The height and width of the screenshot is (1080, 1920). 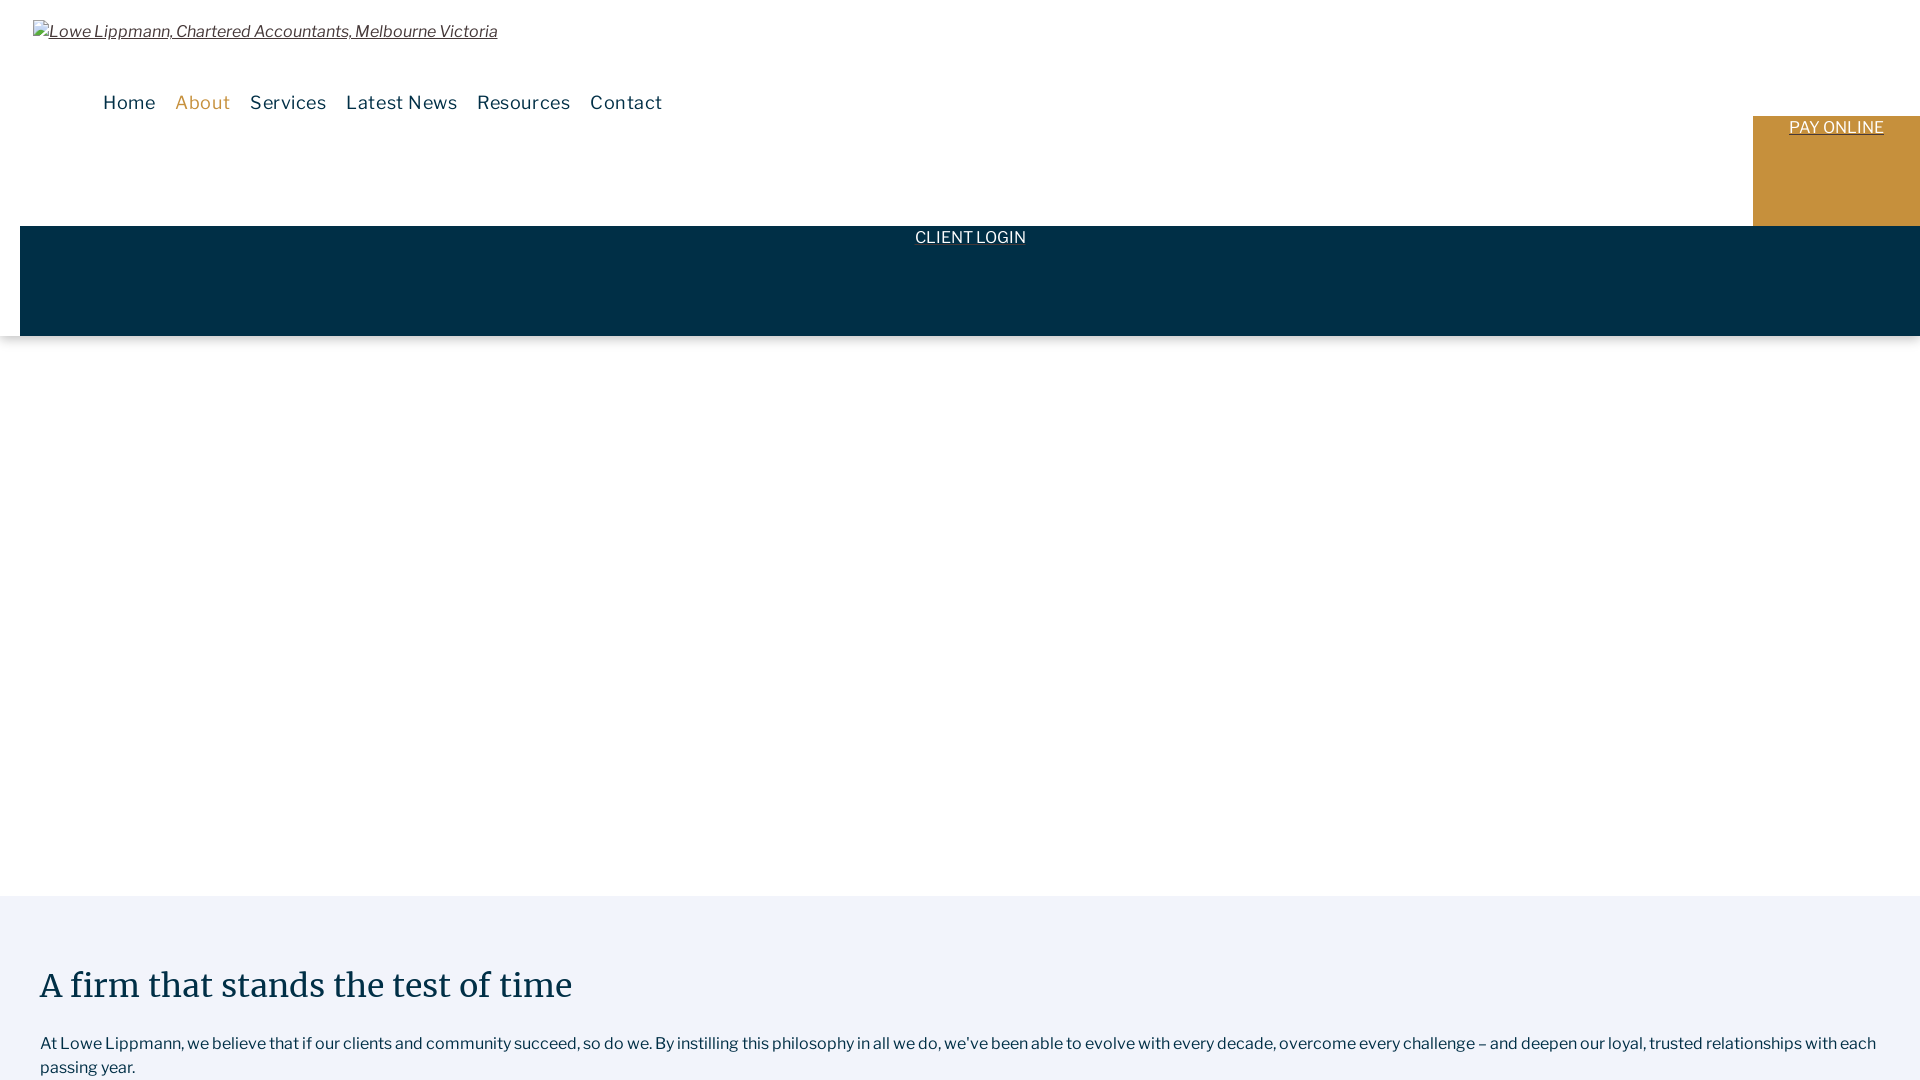 What do you see at coordinates (287, 102) in the screenshot?
I see `'Services'` at bounding box center [287, 102].